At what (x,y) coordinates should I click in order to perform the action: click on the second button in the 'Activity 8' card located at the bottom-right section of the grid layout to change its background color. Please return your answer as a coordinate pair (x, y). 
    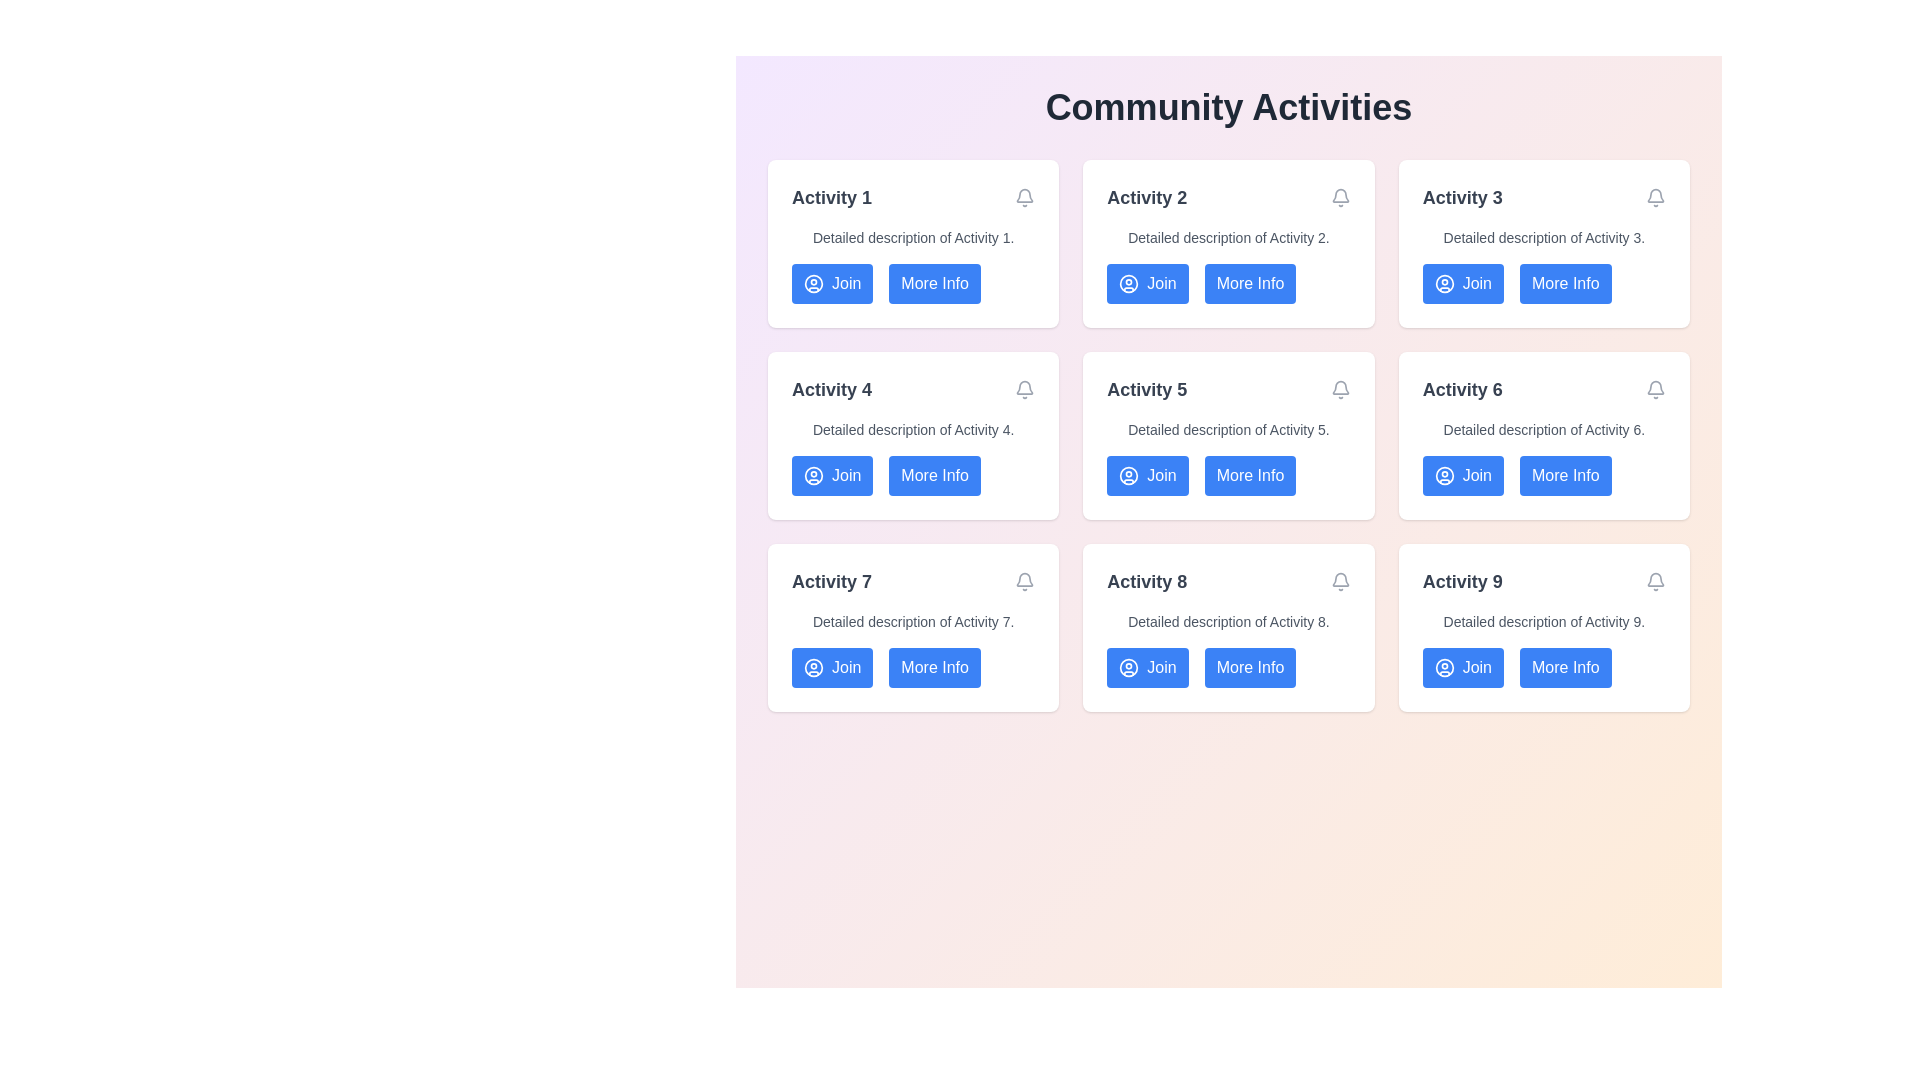
    Looking at the image, I should click on (1227, 667).